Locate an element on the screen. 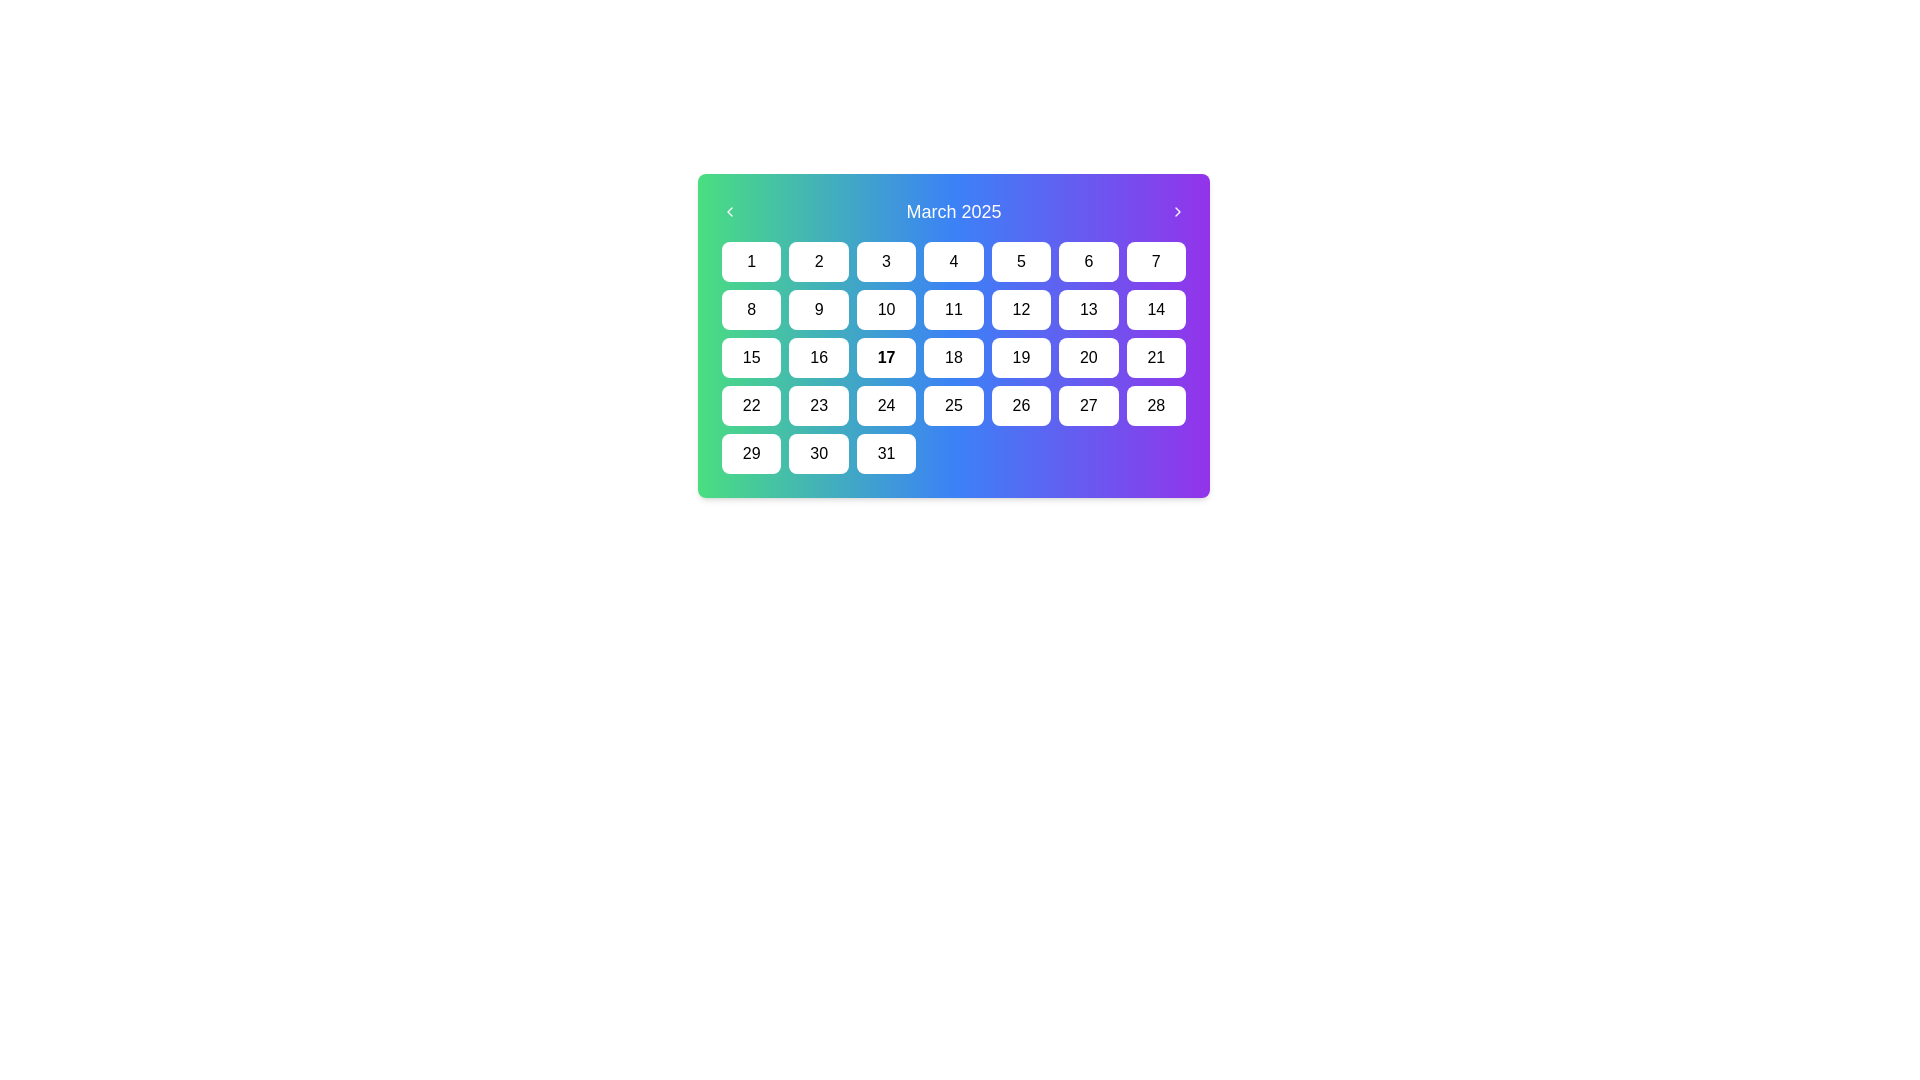  the Calendar Day Button representing the ninth day in the calendar grid is located at coordinates (819, 309).